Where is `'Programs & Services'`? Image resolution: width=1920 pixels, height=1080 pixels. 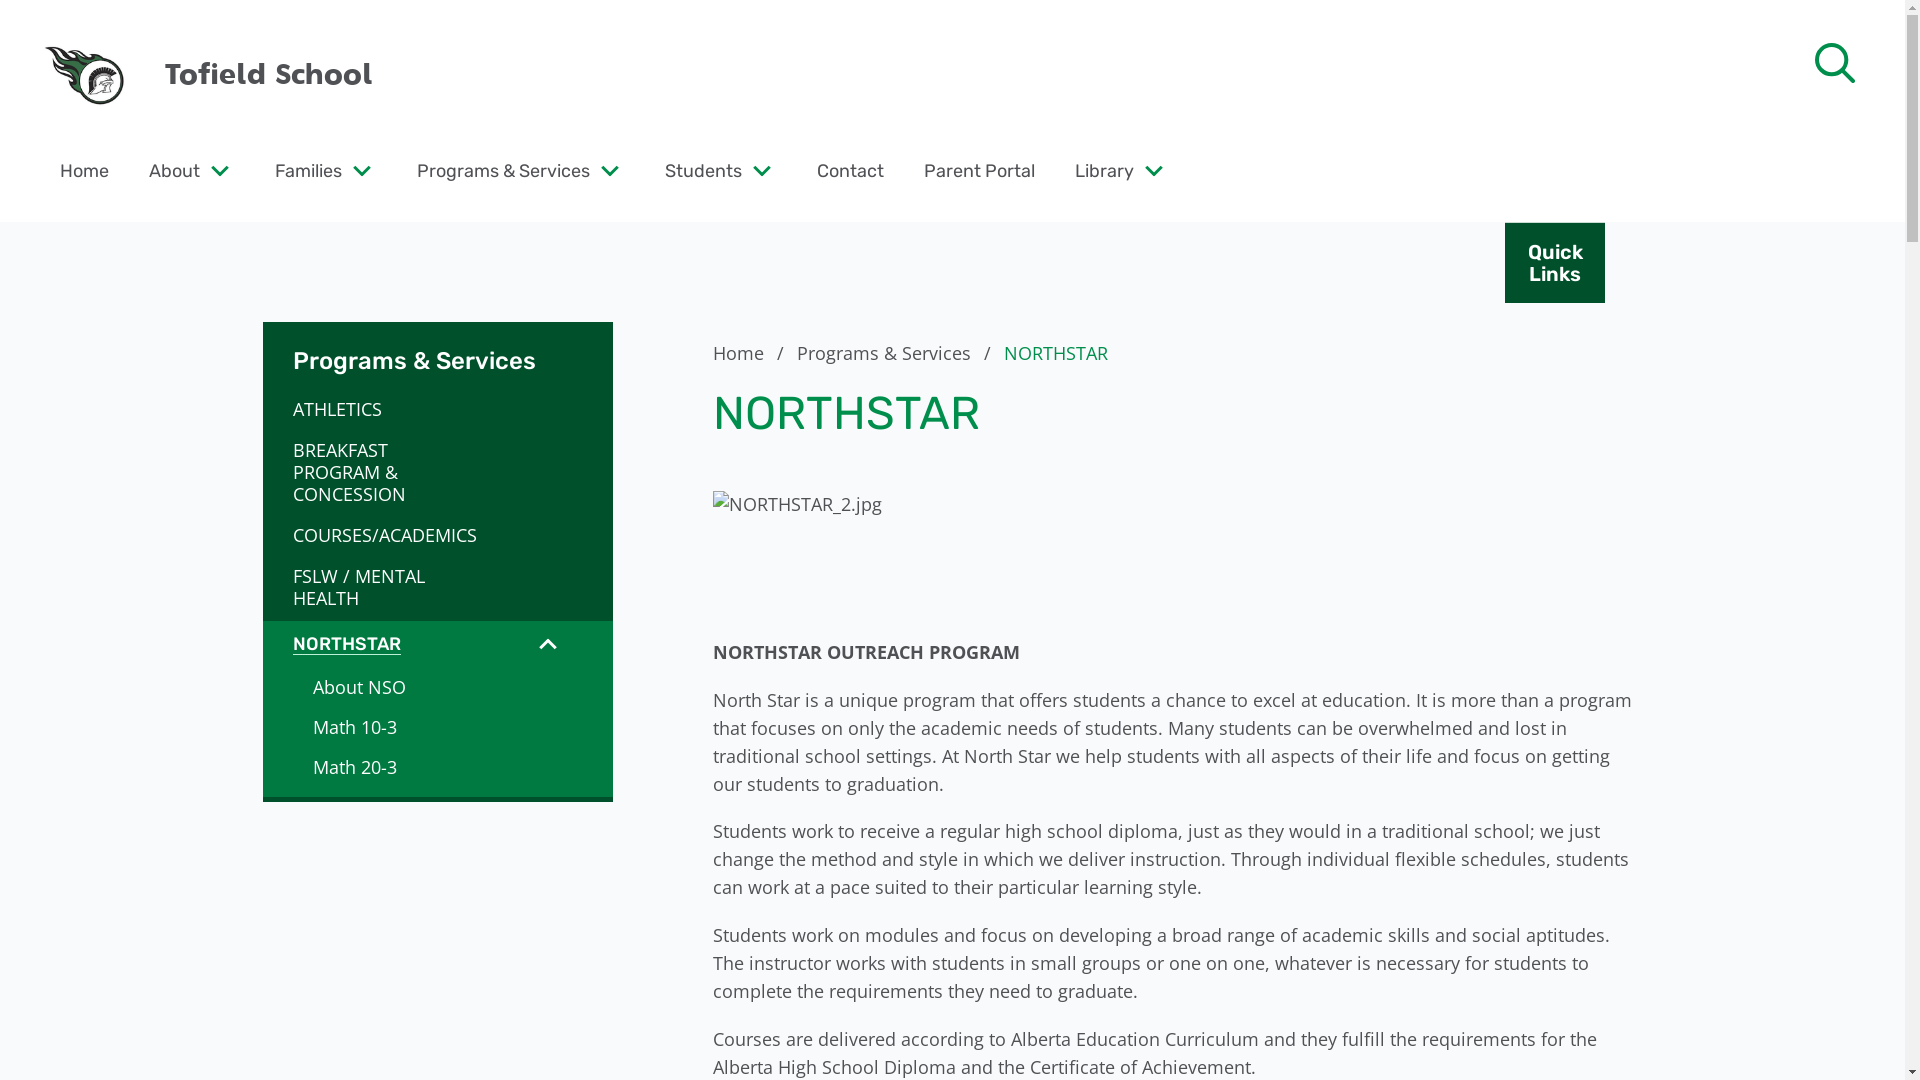
'Programs & Services' is located at coordinates (503, 169).